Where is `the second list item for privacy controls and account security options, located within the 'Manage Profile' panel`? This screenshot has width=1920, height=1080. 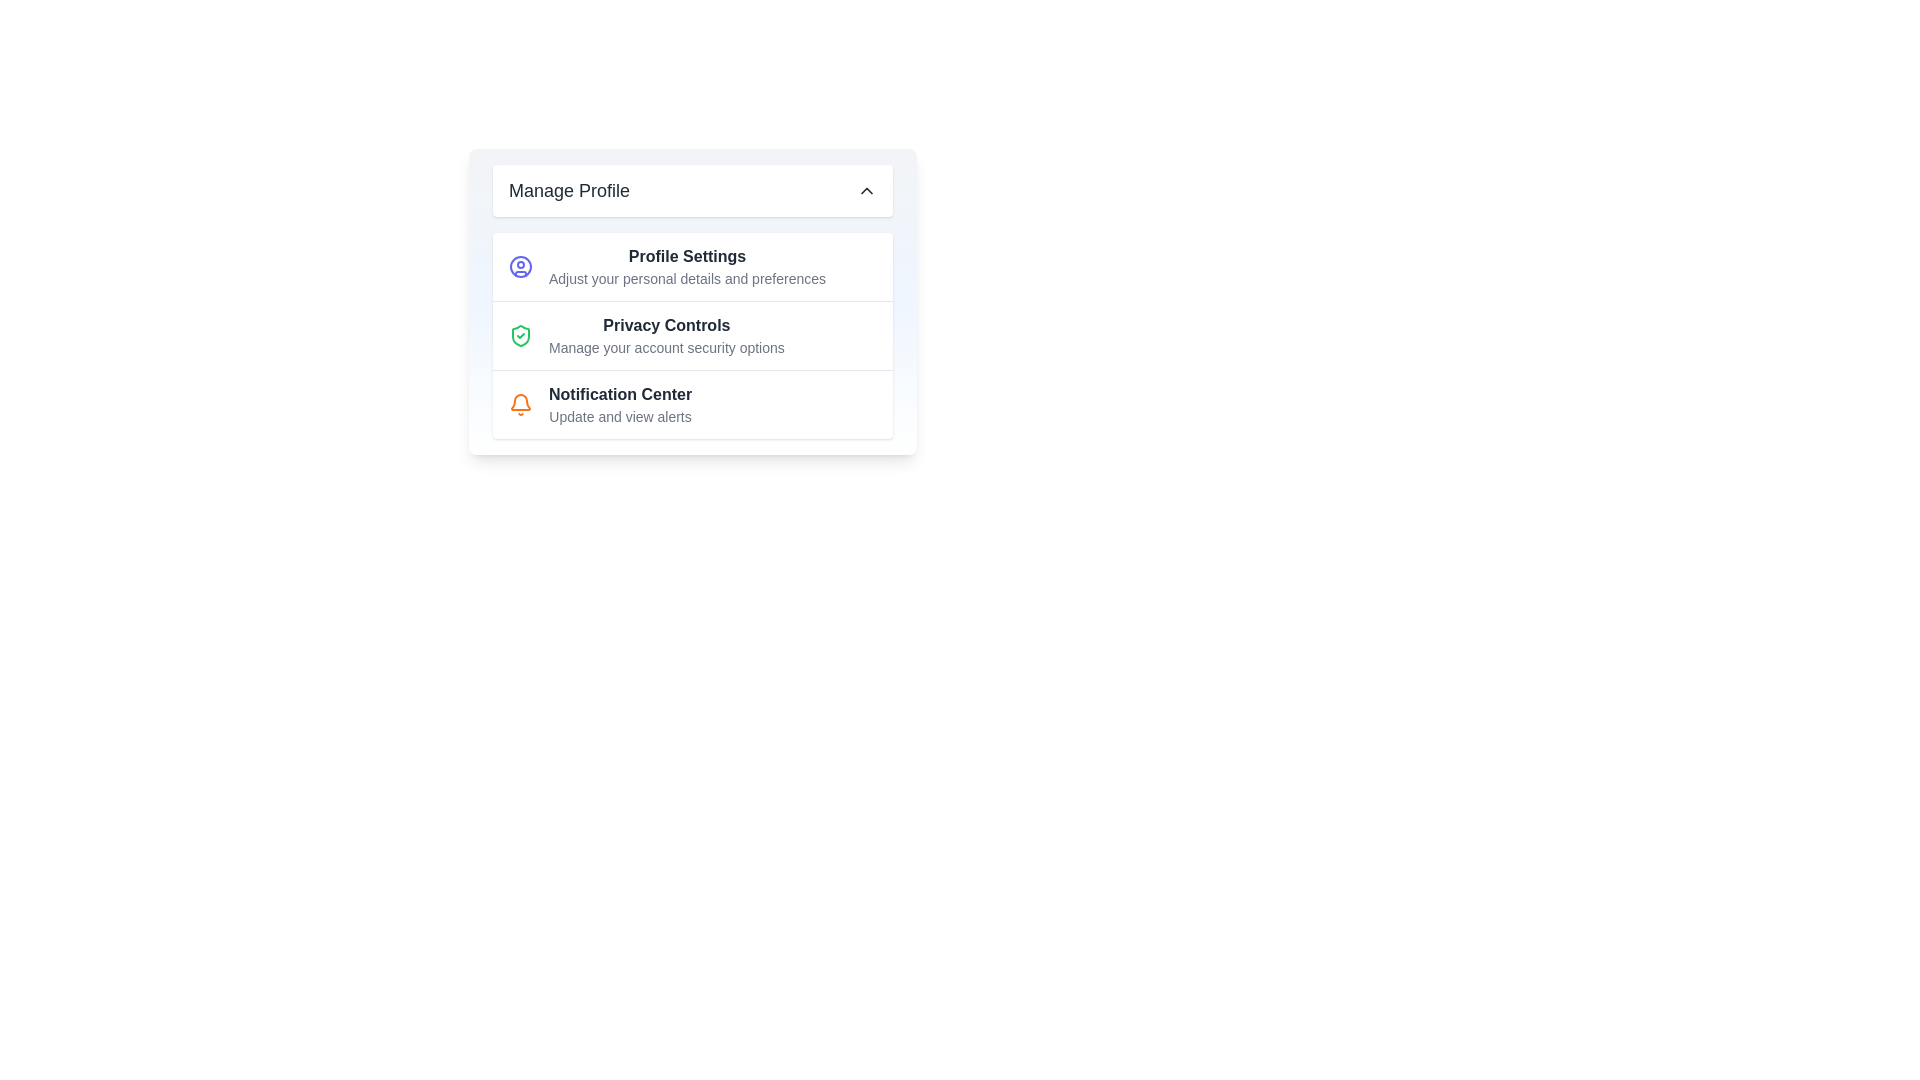 the second list item for privacy controls and account security options, located within the 'Manage Profile' panel is located at coordinates (692, 334).